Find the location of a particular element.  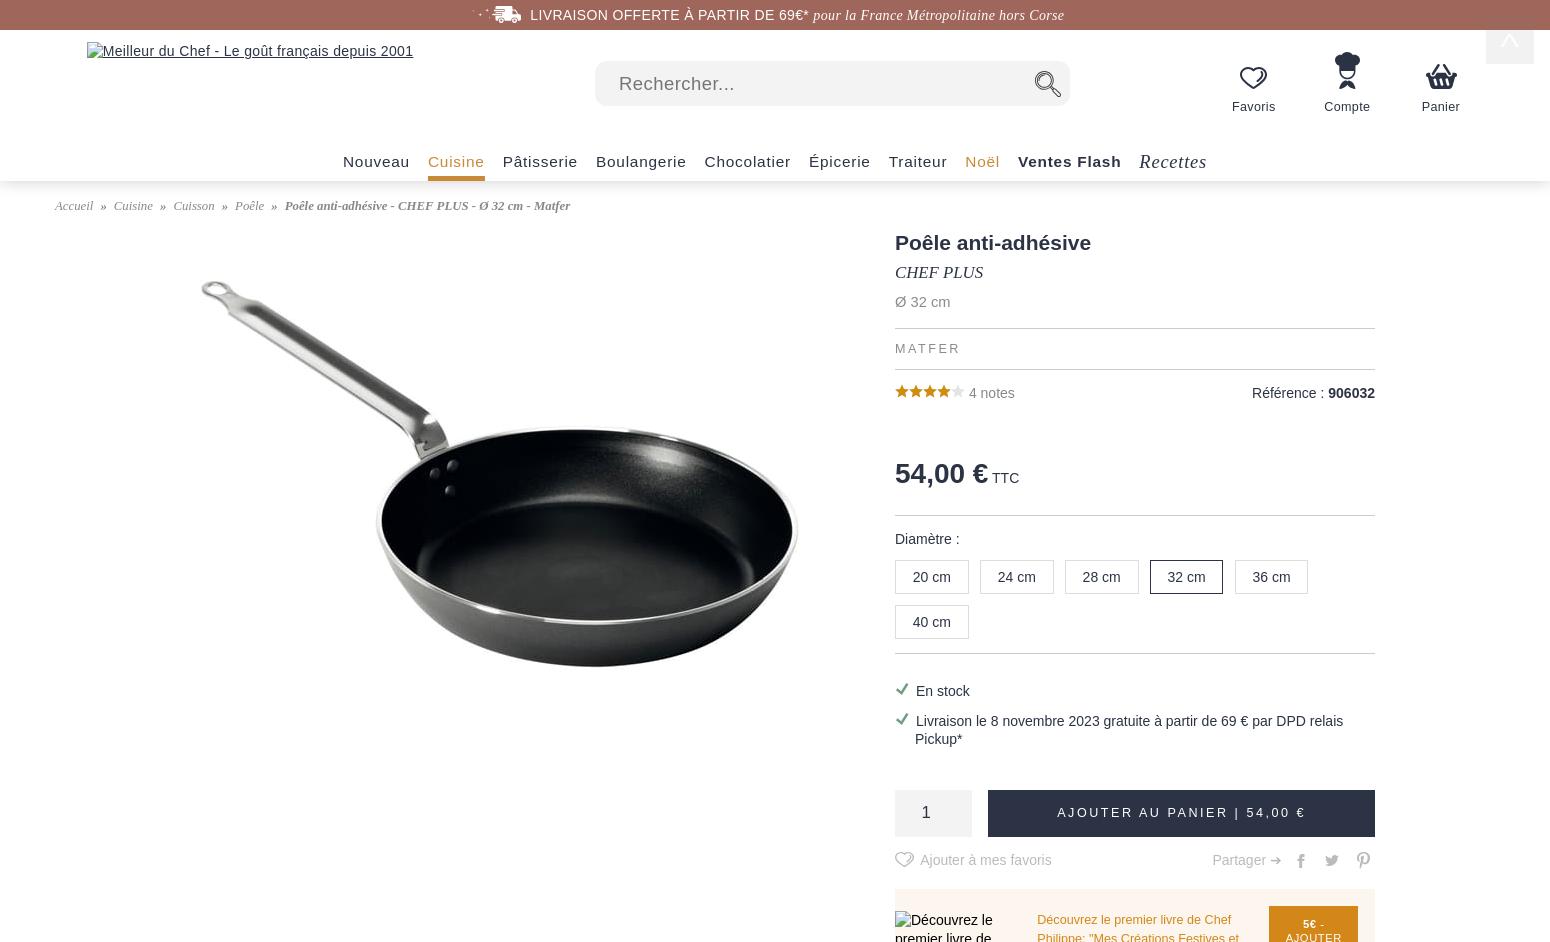

'LIVRAISON OFFERTE À PARTIR DE 69€*' is located at coordinates (668, 14).